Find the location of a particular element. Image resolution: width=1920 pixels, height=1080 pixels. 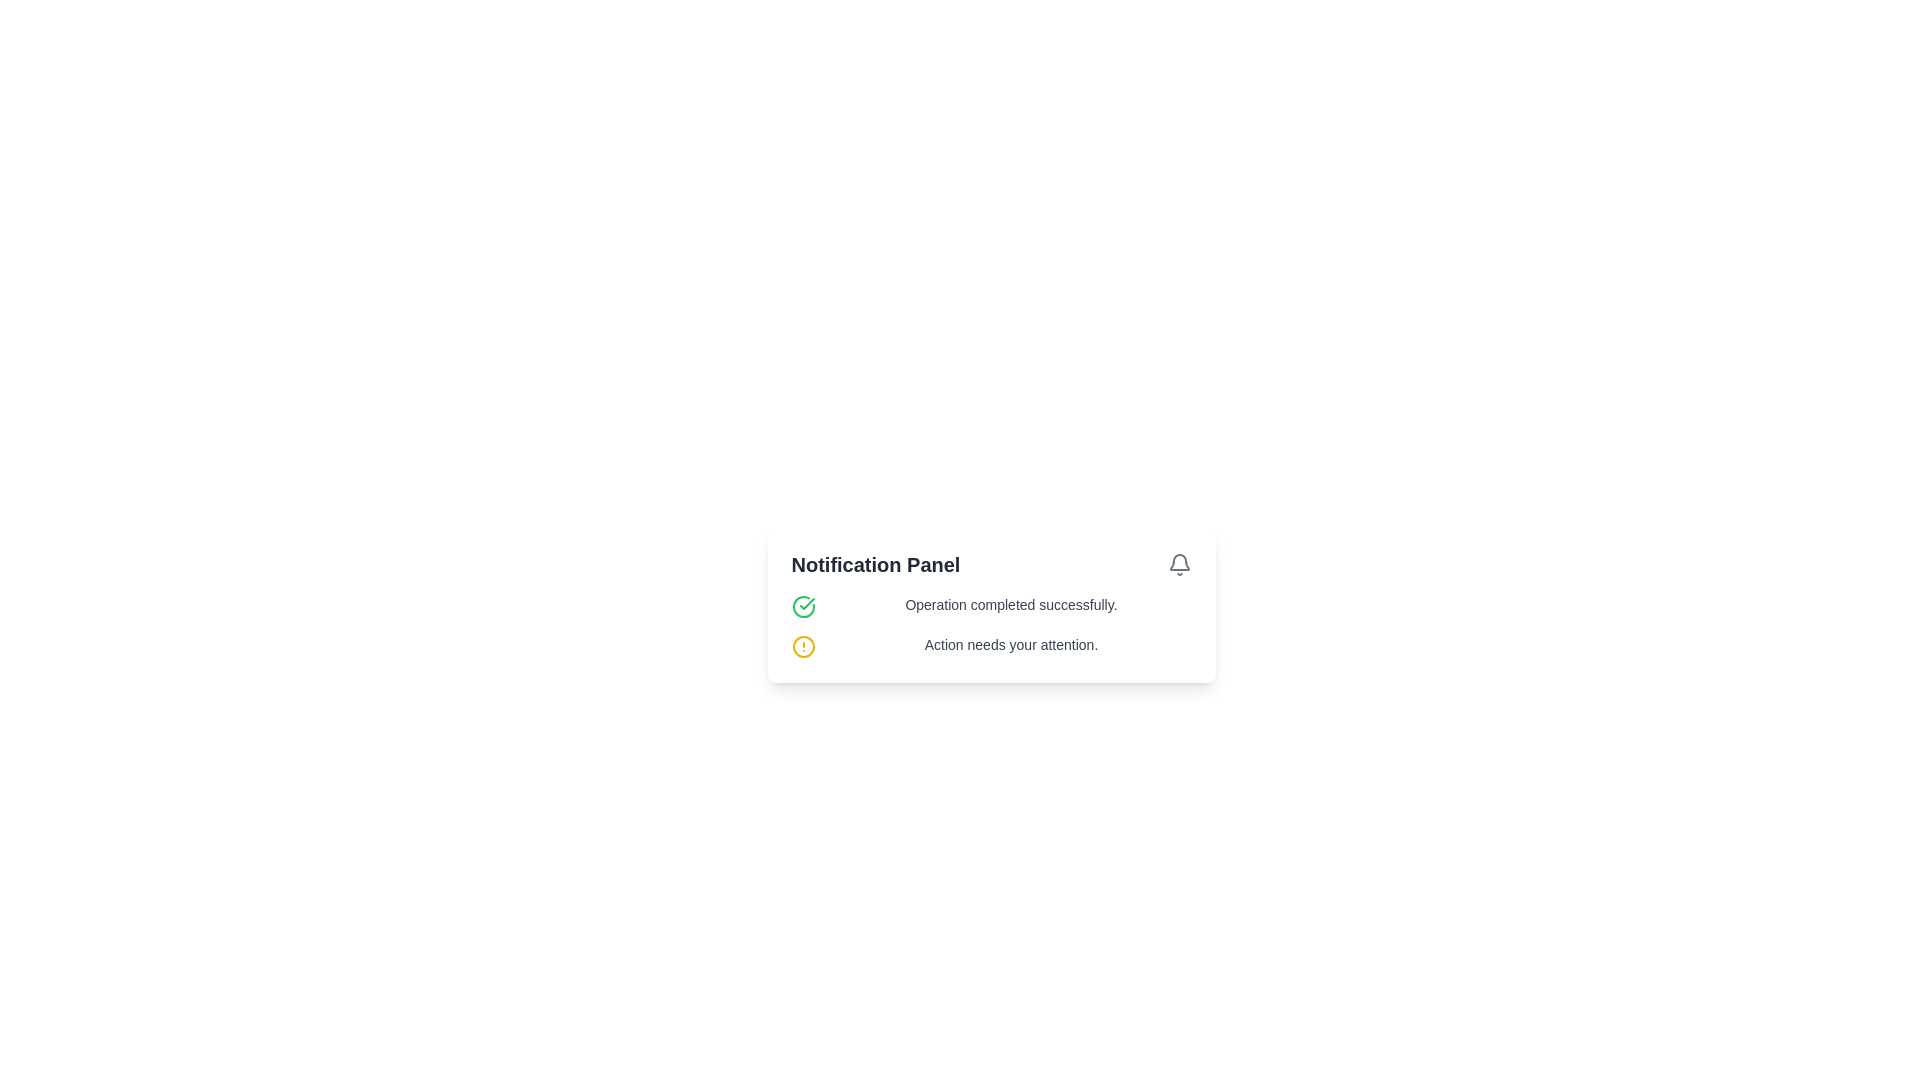

the green circular icon with a checkmark inside, located is located at coordinates (803, 605).